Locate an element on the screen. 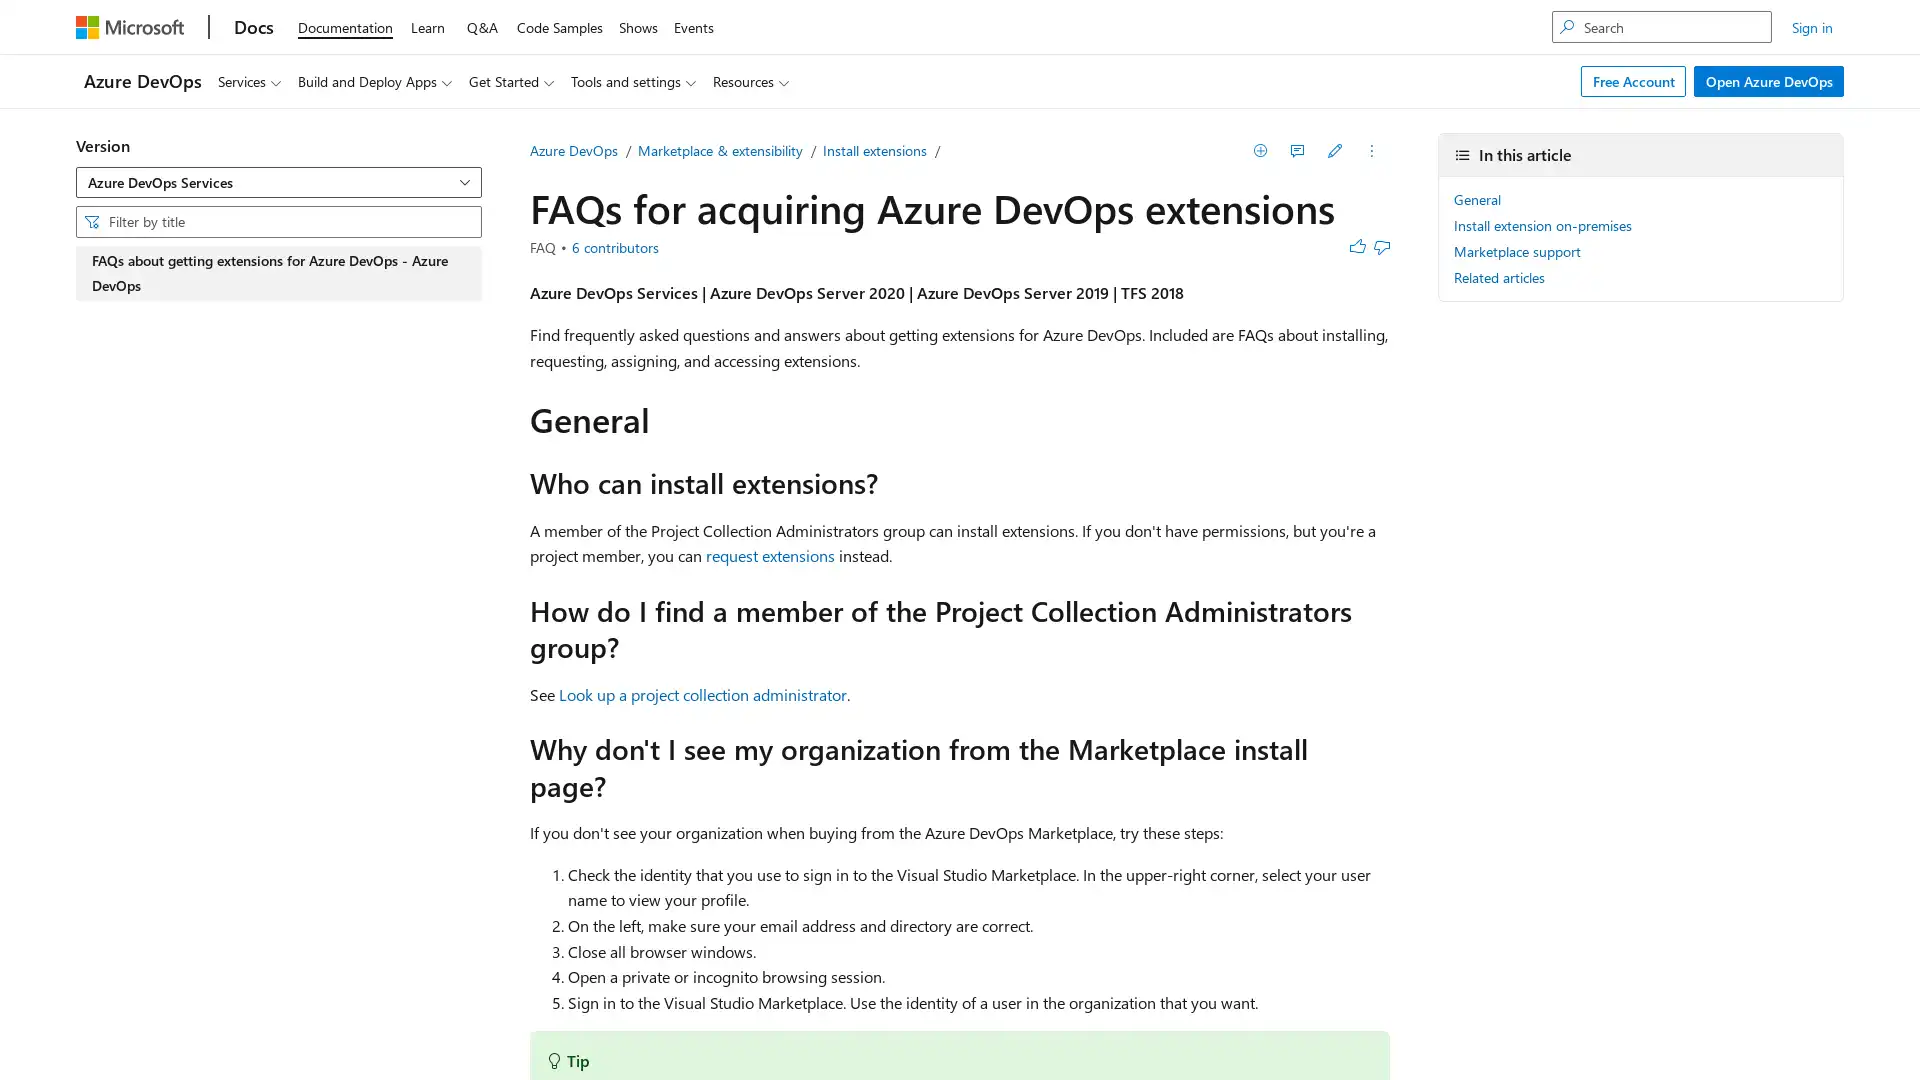  Build and Deploy Apps is located at coordinates (375, 80).